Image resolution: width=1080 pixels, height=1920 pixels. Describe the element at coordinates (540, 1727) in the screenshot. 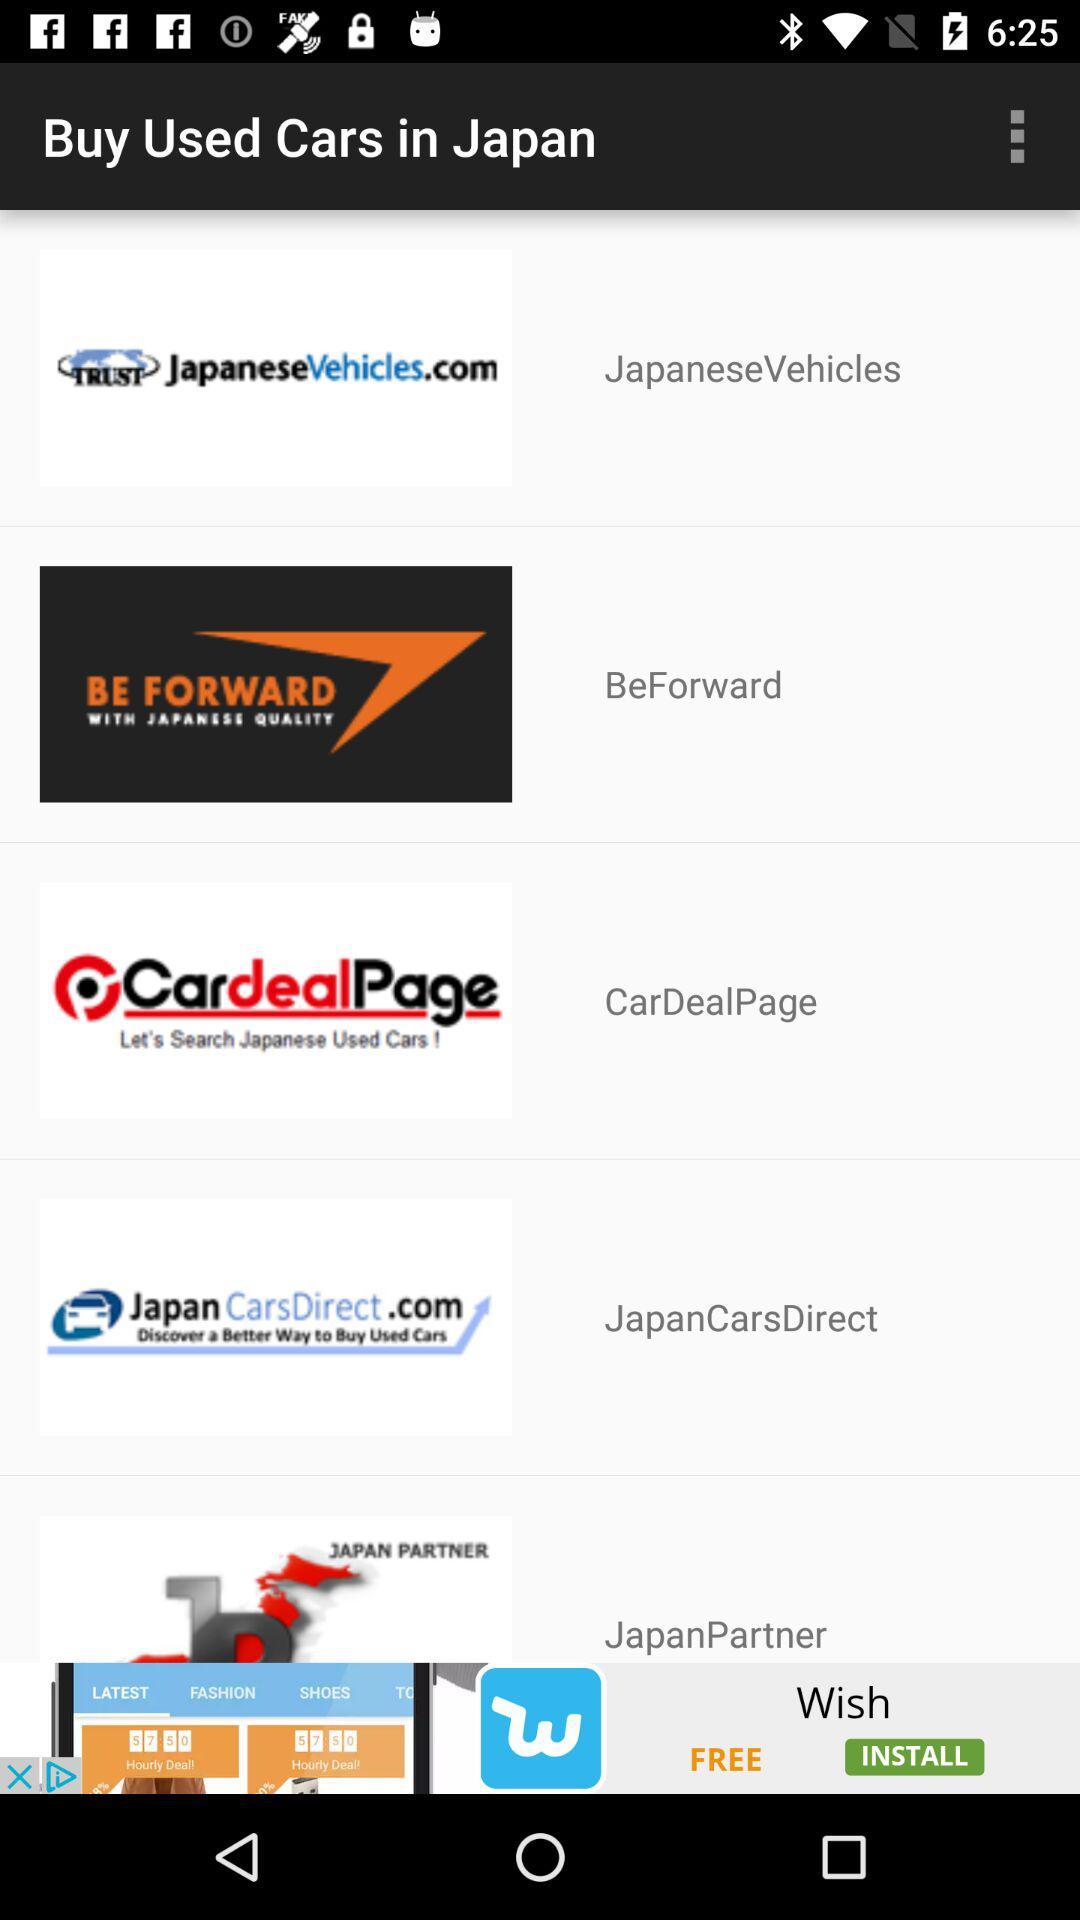

I see `advertisement page` at that location.